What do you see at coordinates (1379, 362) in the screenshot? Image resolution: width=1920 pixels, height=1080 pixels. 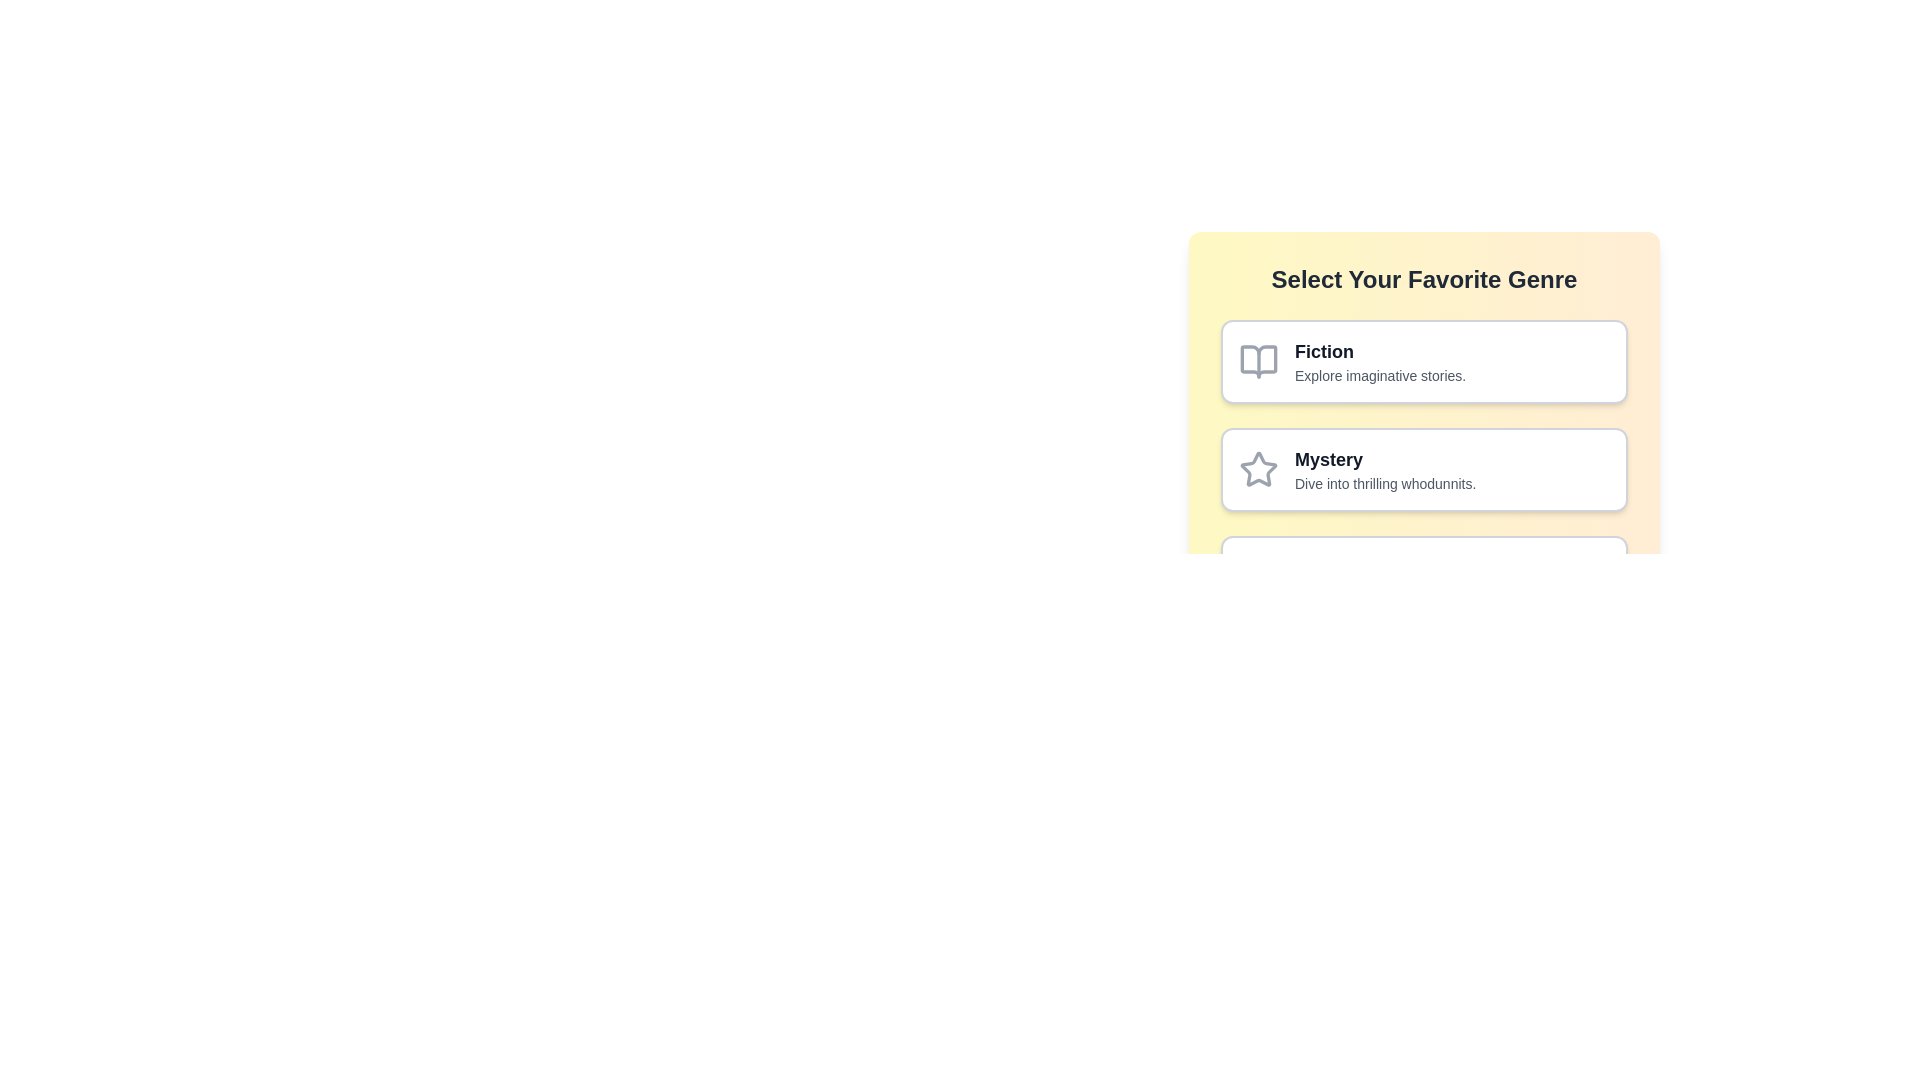 I see `the text content element that displays 'Fiction' in bold and 'Explore imaginative stories.' below it, located on a white background to the right of a book icon in a vertical list of genre cards` at bounding box center [1379, 362].